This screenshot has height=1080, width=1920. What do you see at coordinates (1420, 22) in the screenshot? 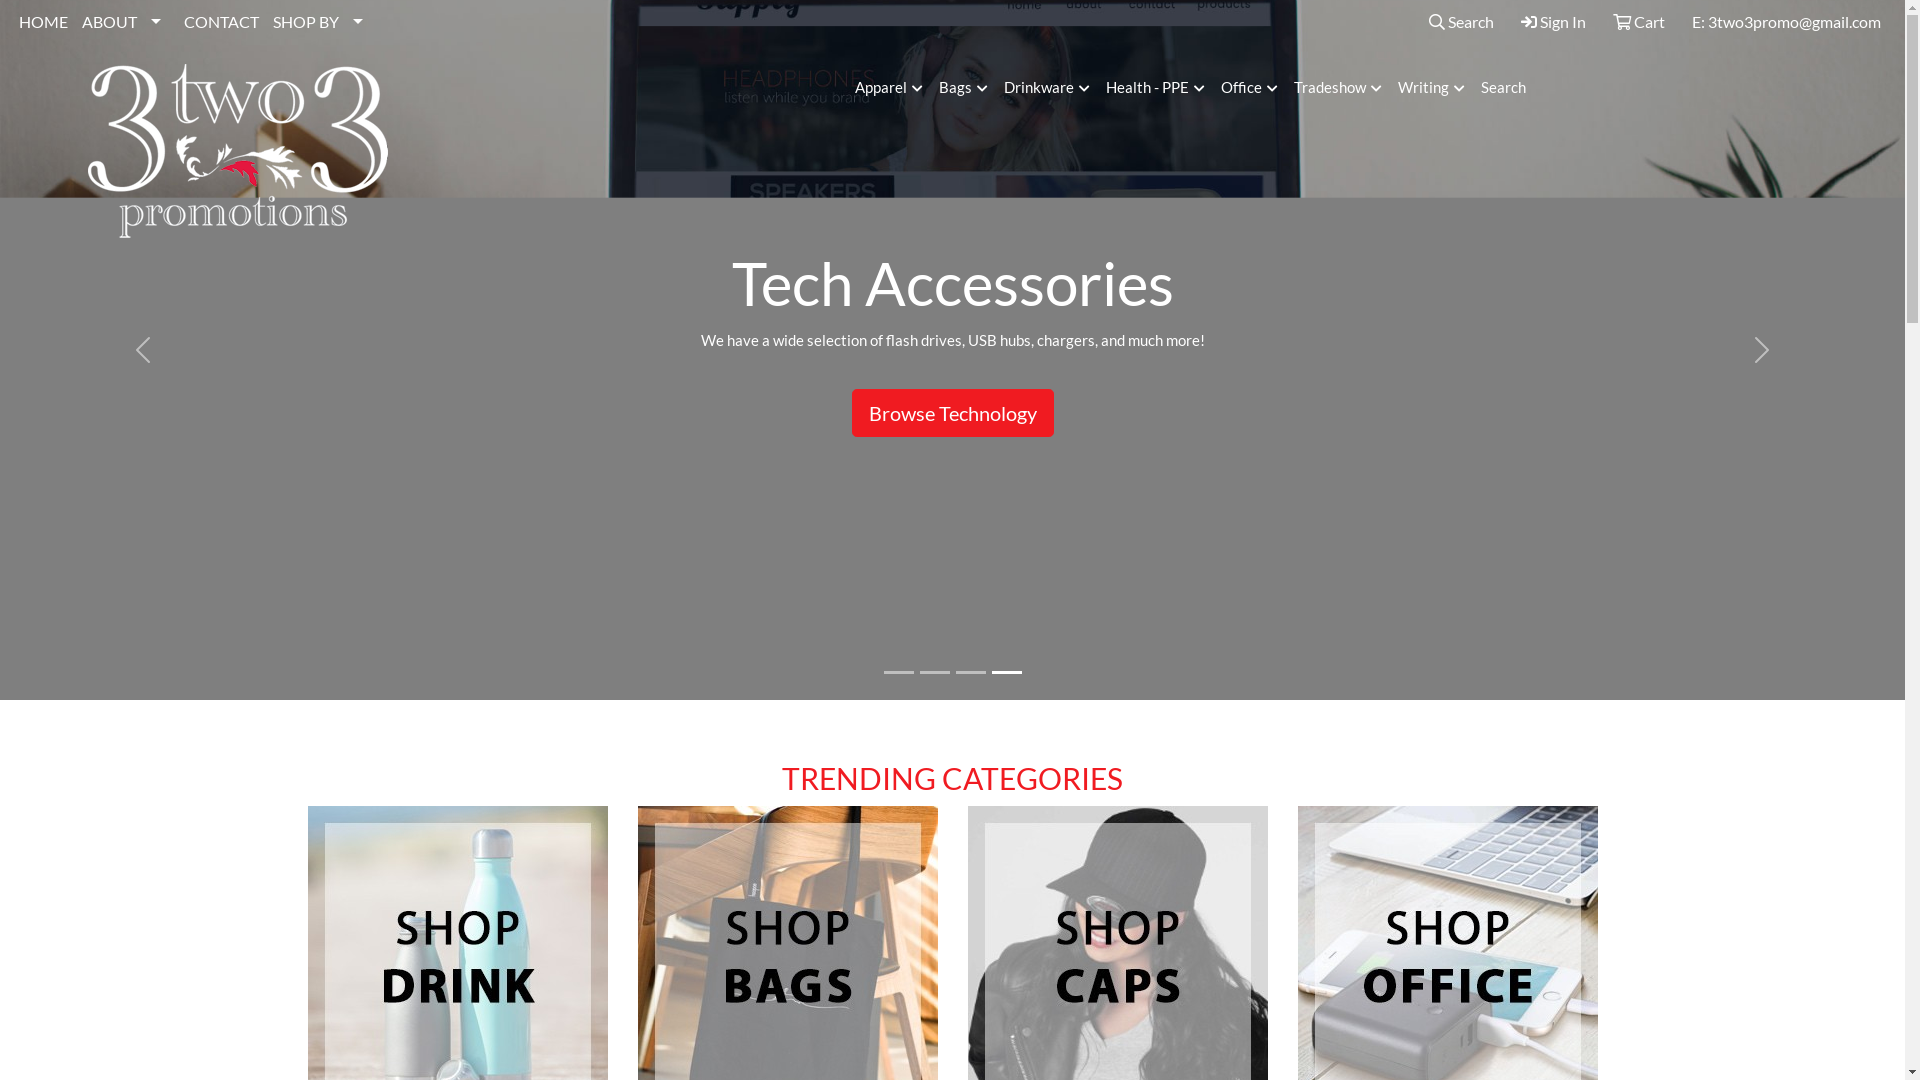
I see `'Search'` at bounding box center [1420, 22].